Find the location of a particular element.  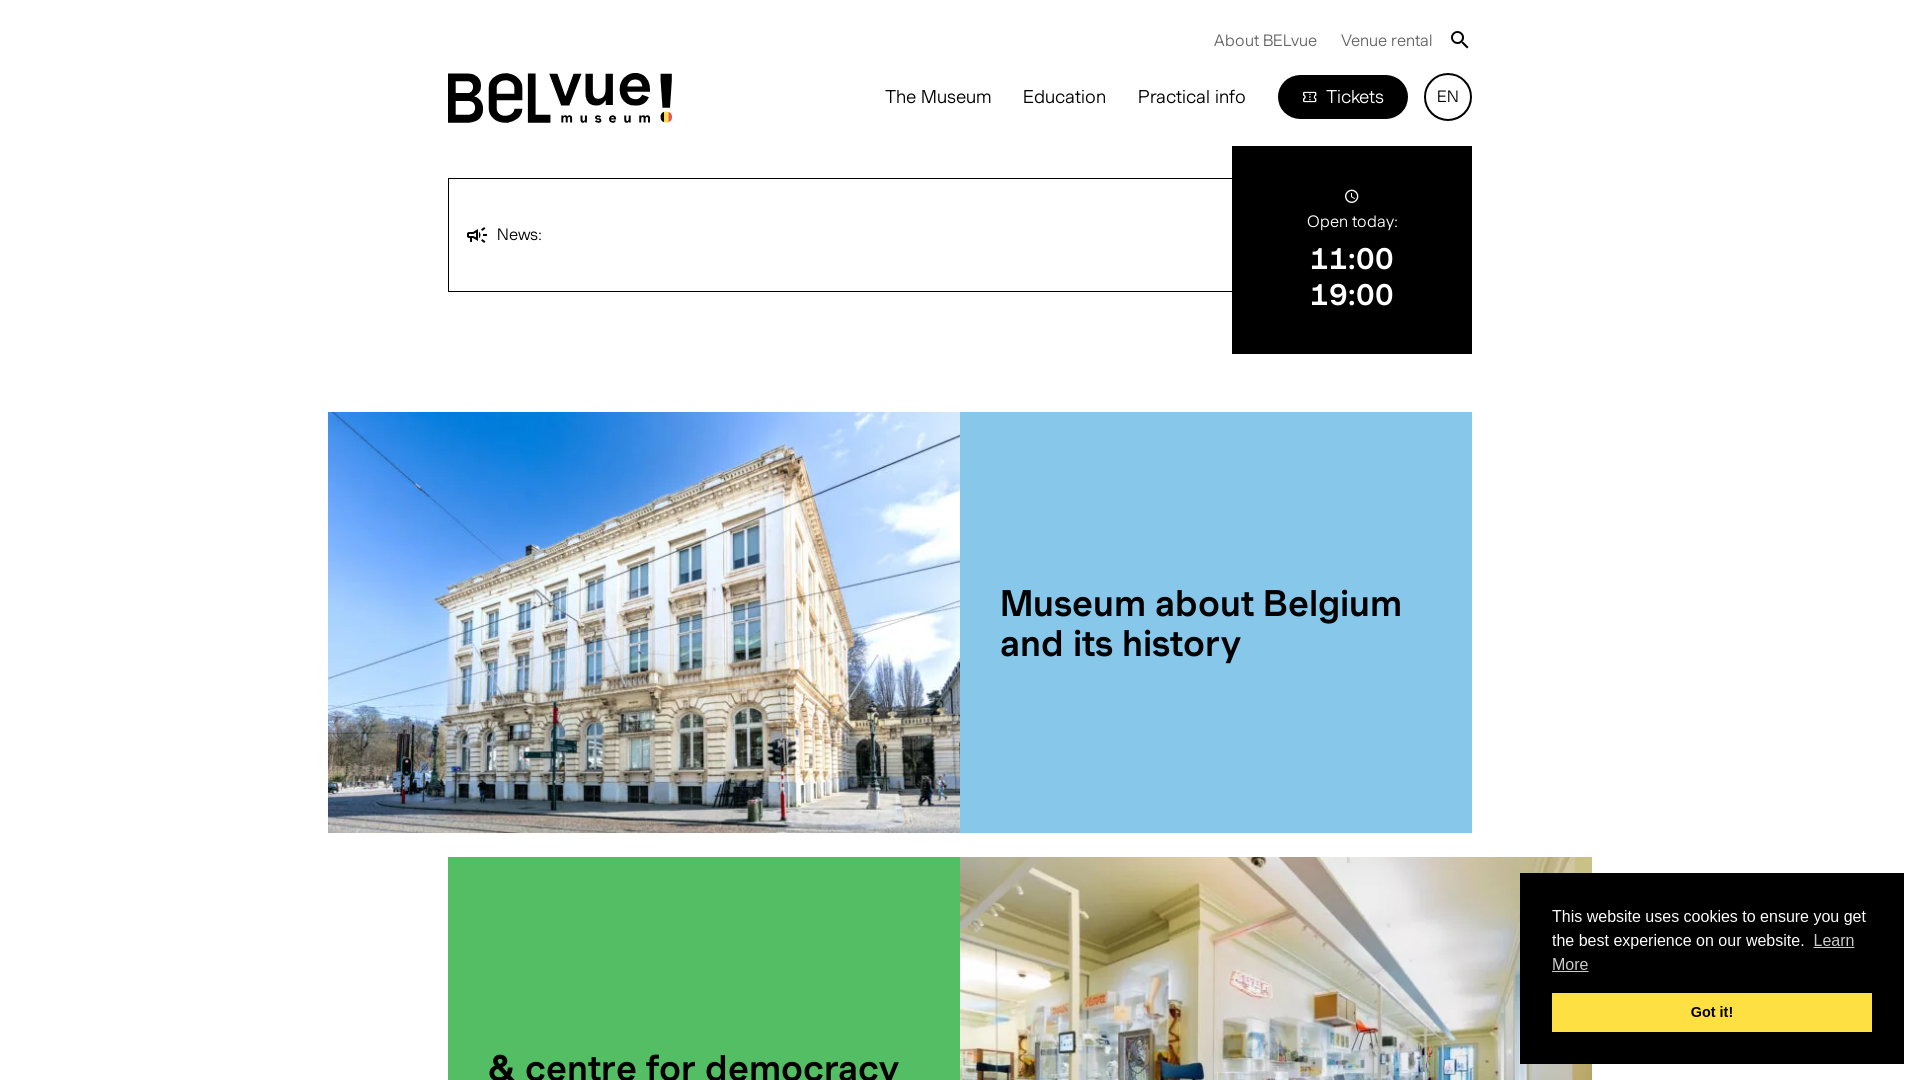

'The Museum' is located at coordinates (936, 96).